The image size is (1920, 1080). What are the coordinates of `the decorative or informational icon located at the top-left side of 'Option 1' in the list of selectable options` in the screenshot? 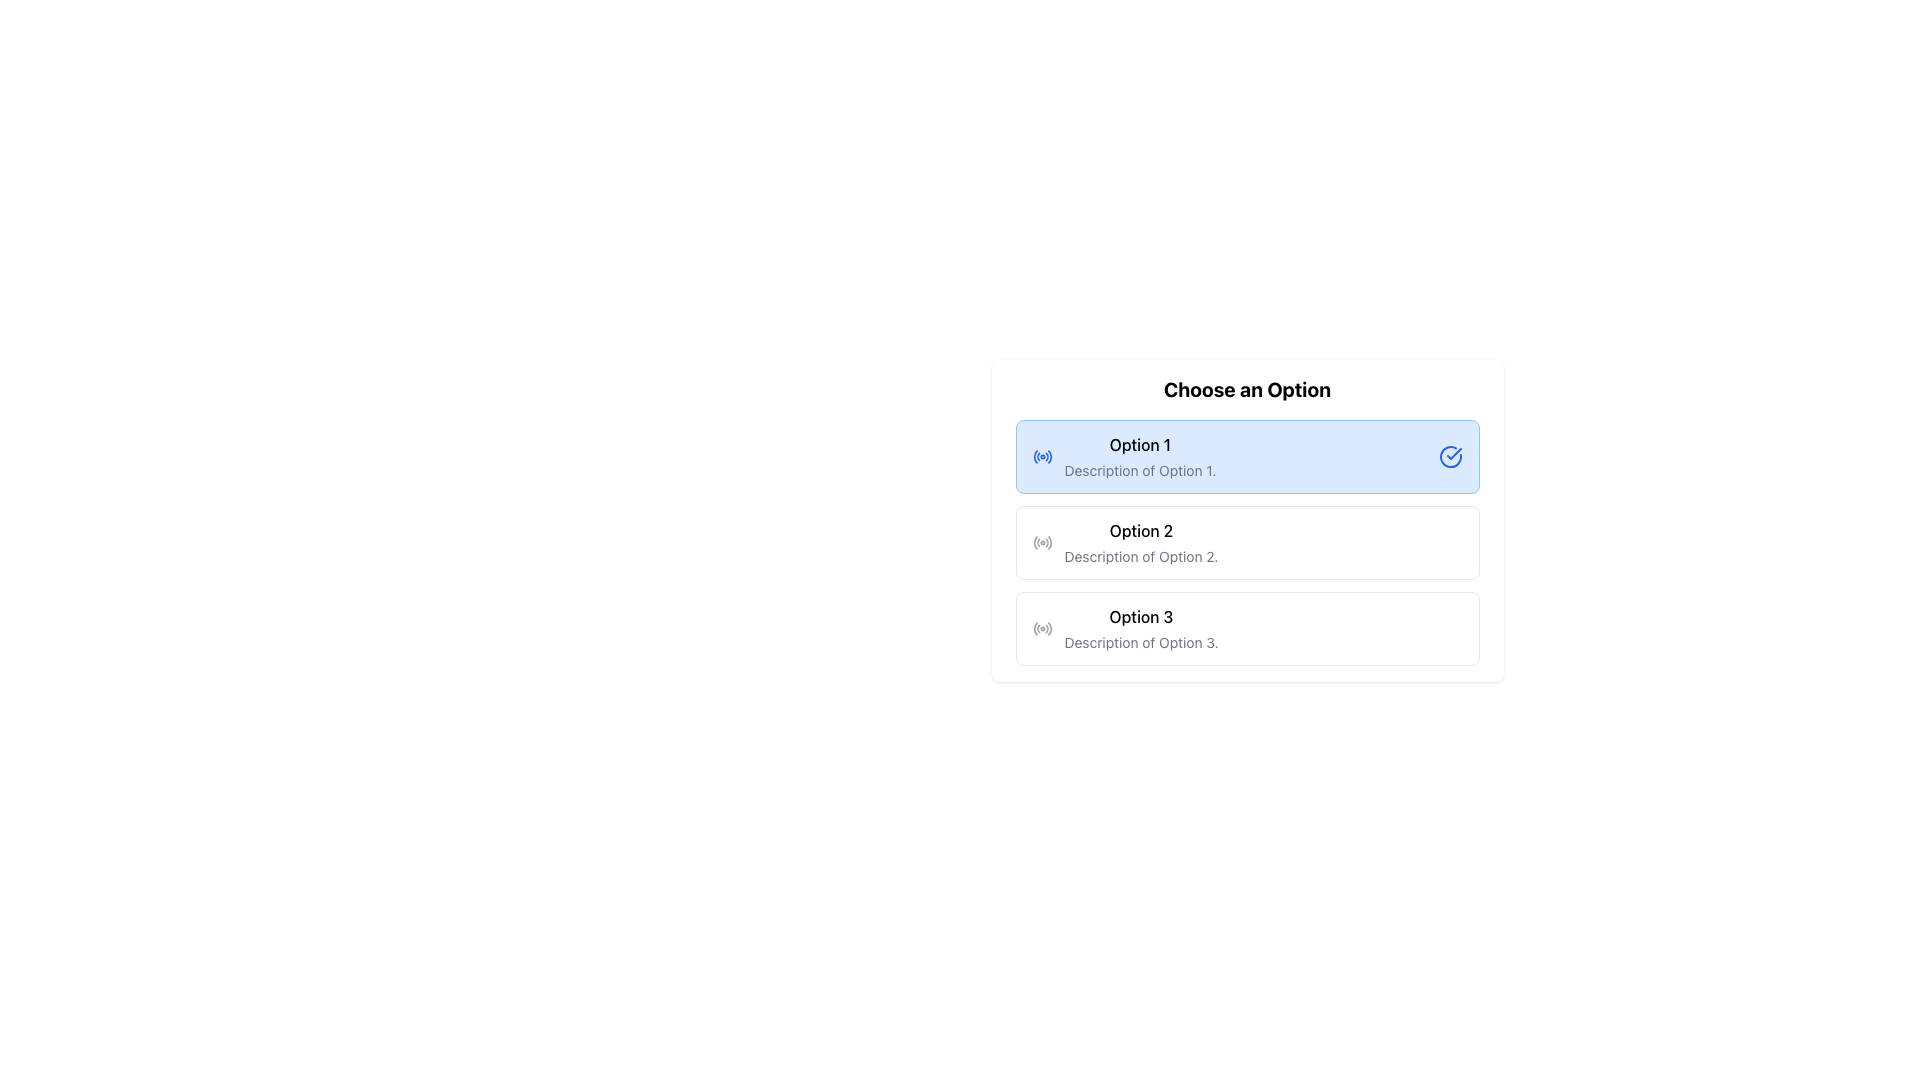 It's located at (1041, 456).